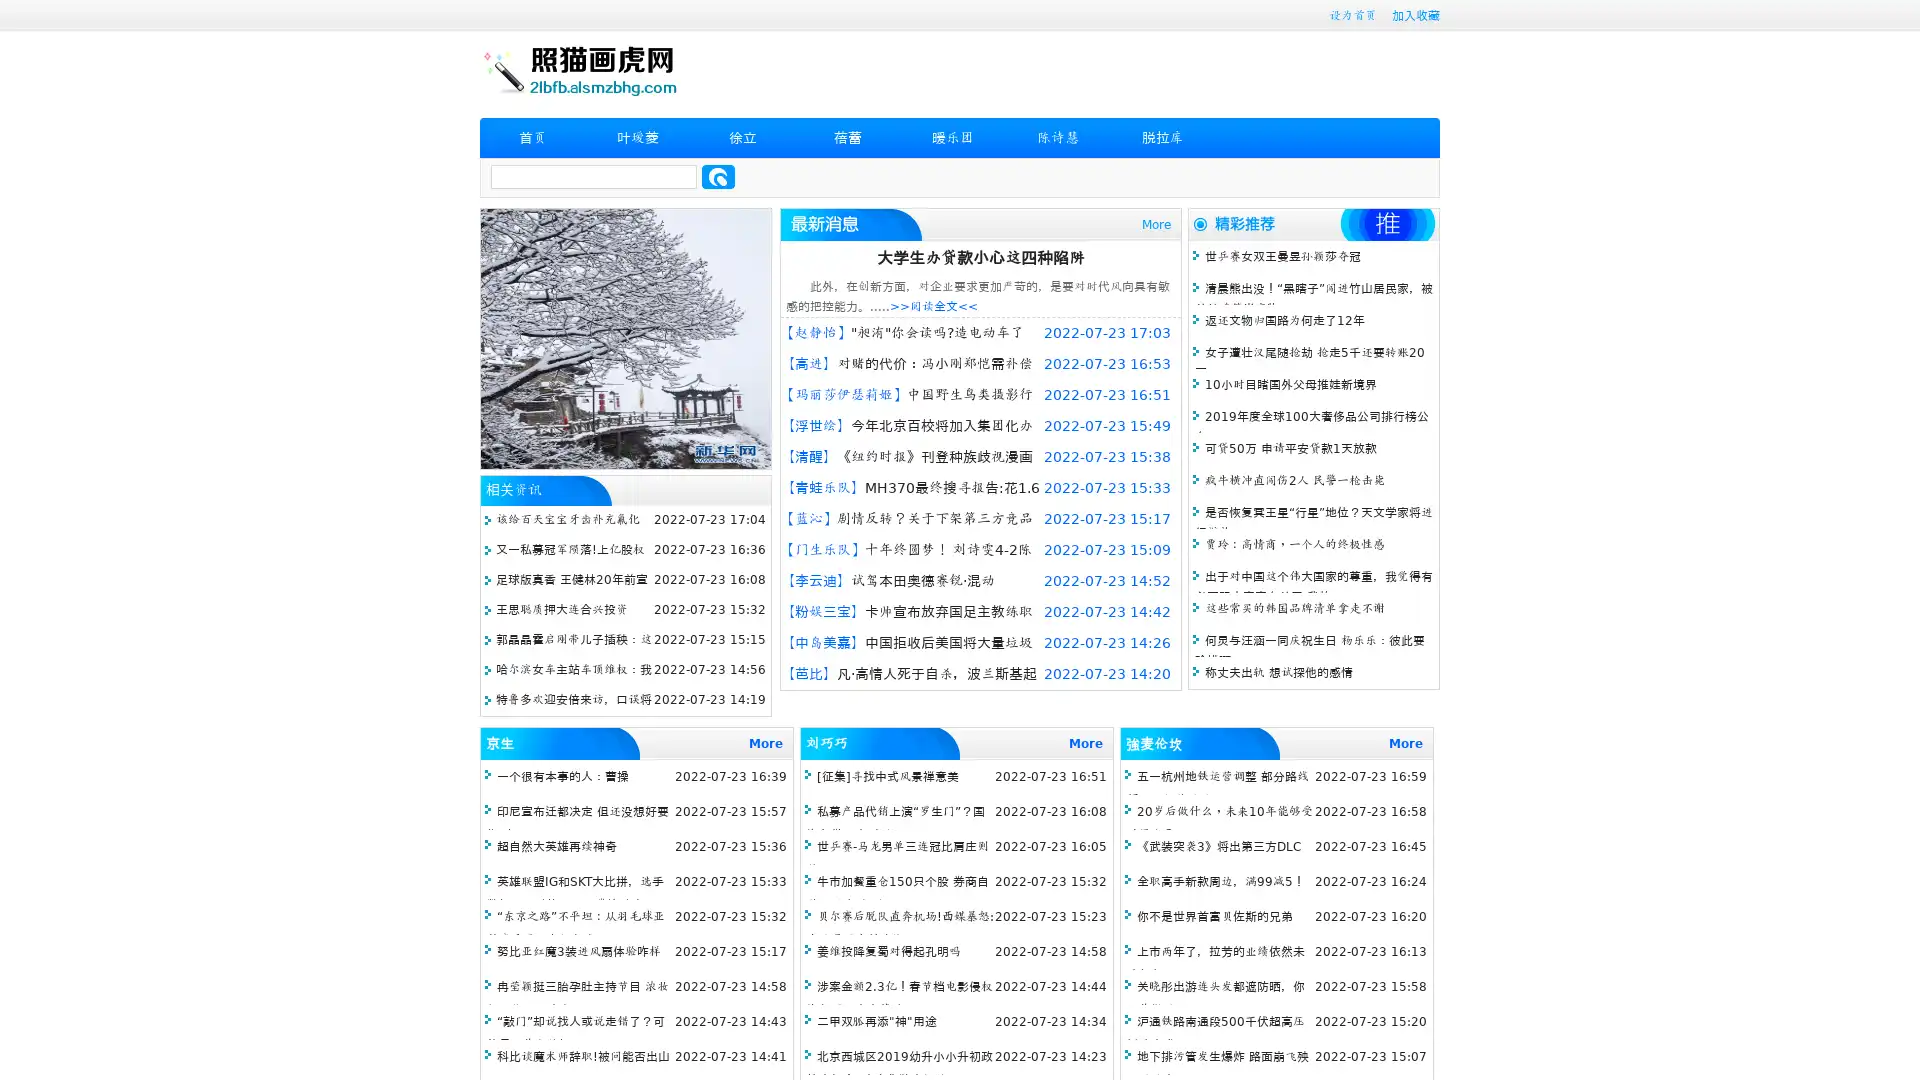 Image resolution: width=1920 pixels, height=1080 pixels. What do you see at coordinates (718, 176) in the screenshot?
I see `Search` at bounding box center [718, 176].